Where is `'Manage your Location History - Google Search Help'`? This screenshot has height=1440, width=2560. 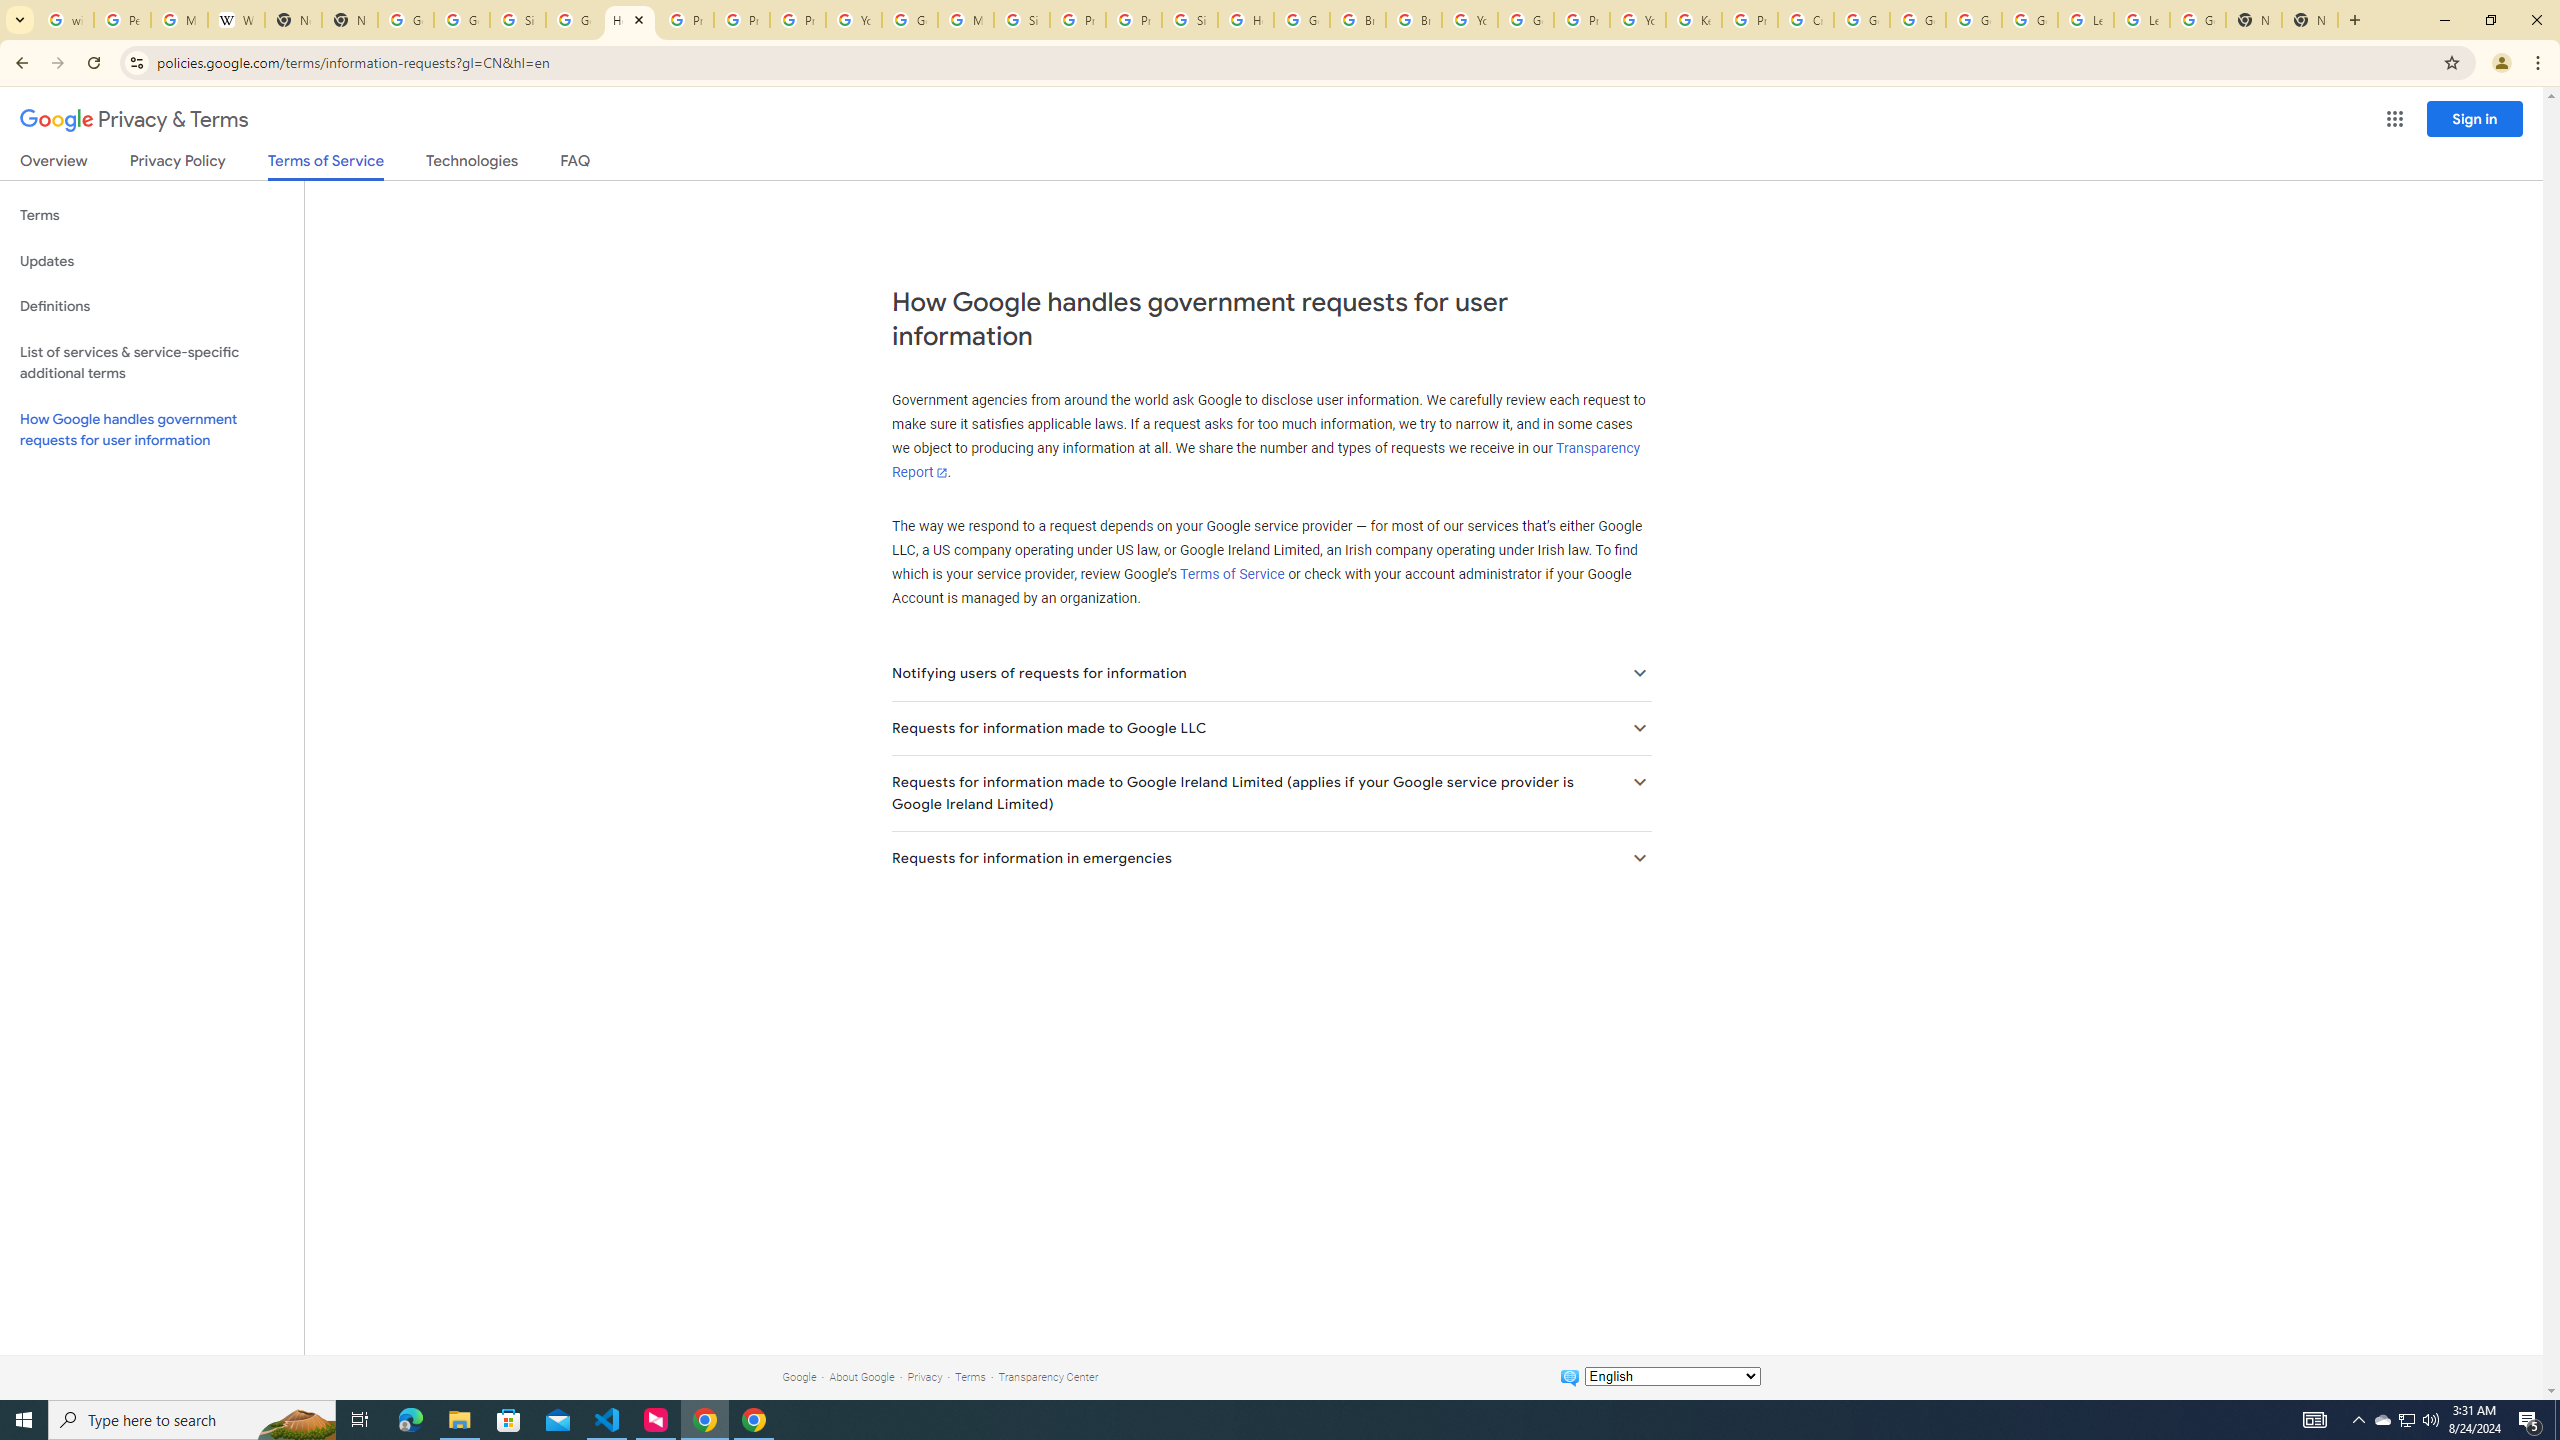
'Manage your Location History - Google Search Help' is located at coordinates (179, 19).